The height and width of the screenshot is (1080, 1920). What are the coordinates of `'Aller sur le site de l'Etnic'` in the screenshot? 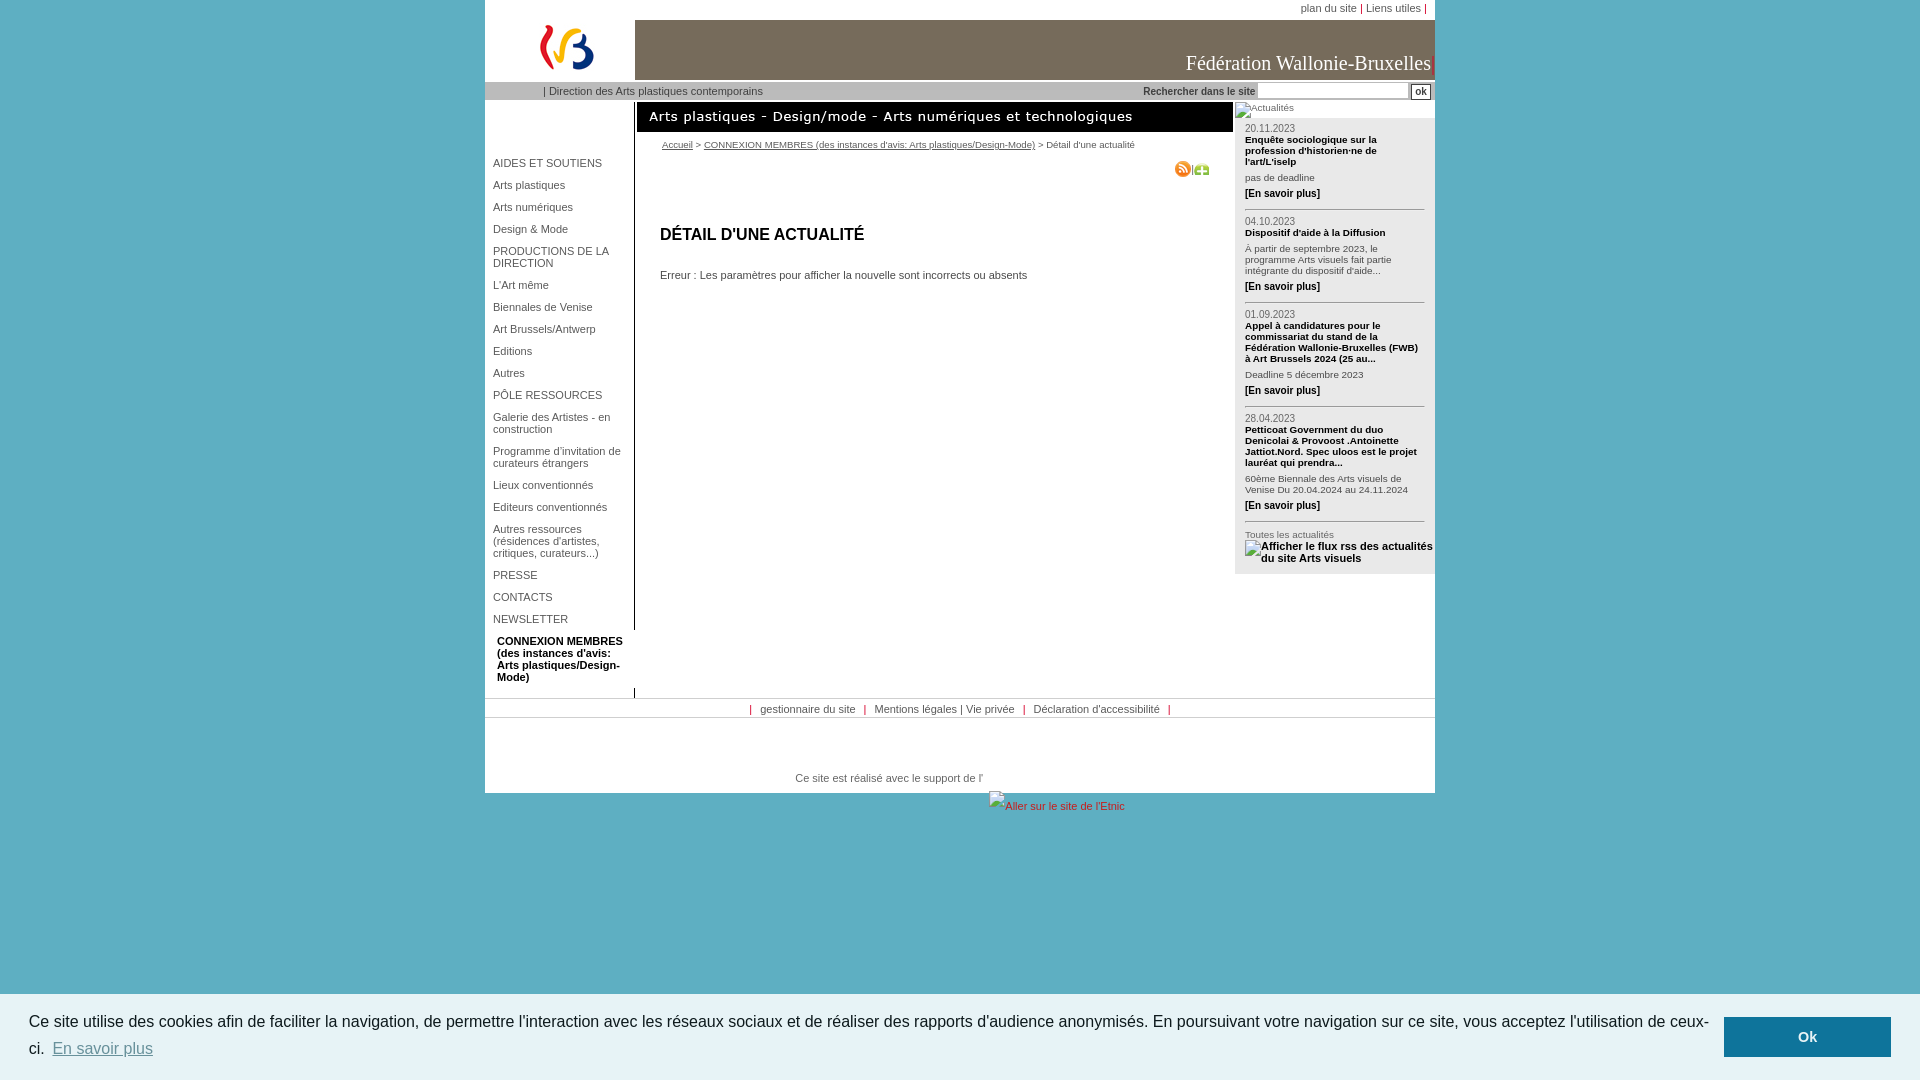 It's located at (1055, 805).